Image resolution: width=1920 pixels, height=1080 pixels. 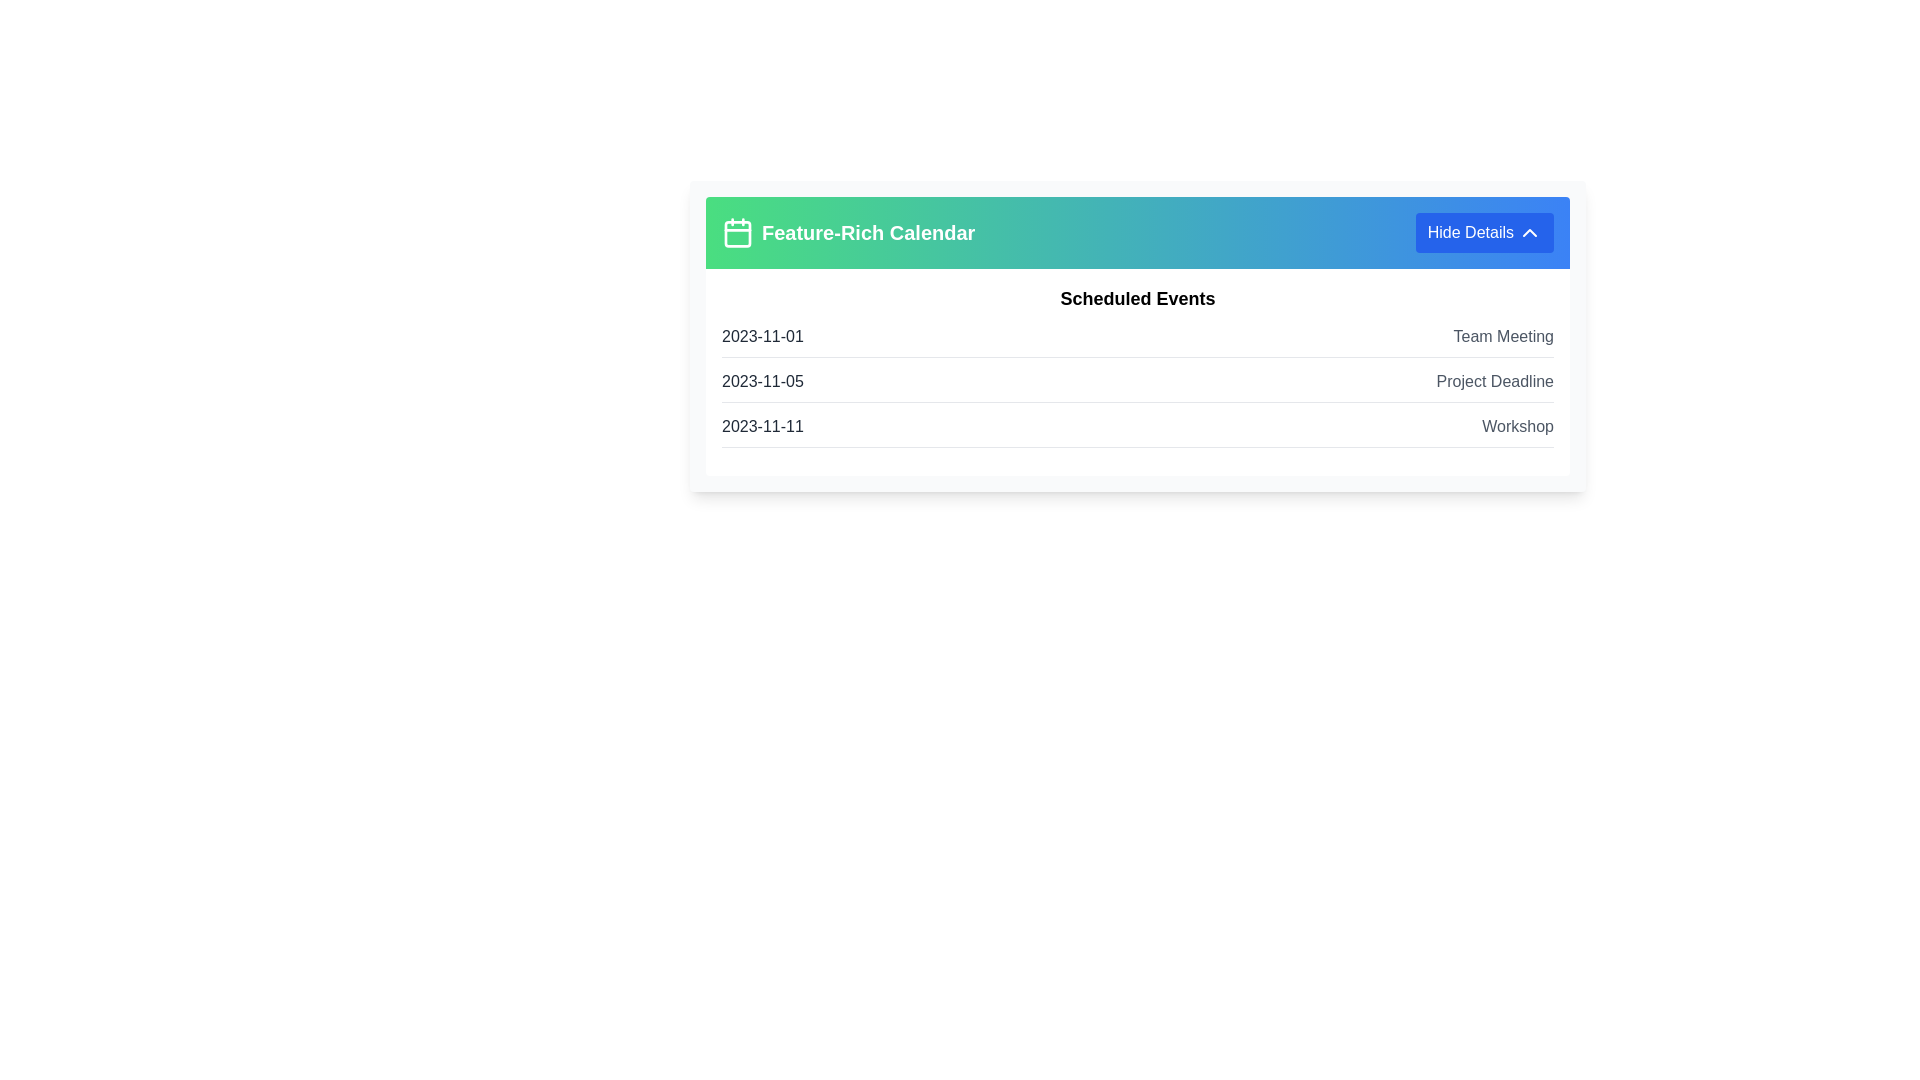 I want to click on the button located at the far right of the header section labeled 'Feature-Rich Calendar', so click(x=1483, y=231).